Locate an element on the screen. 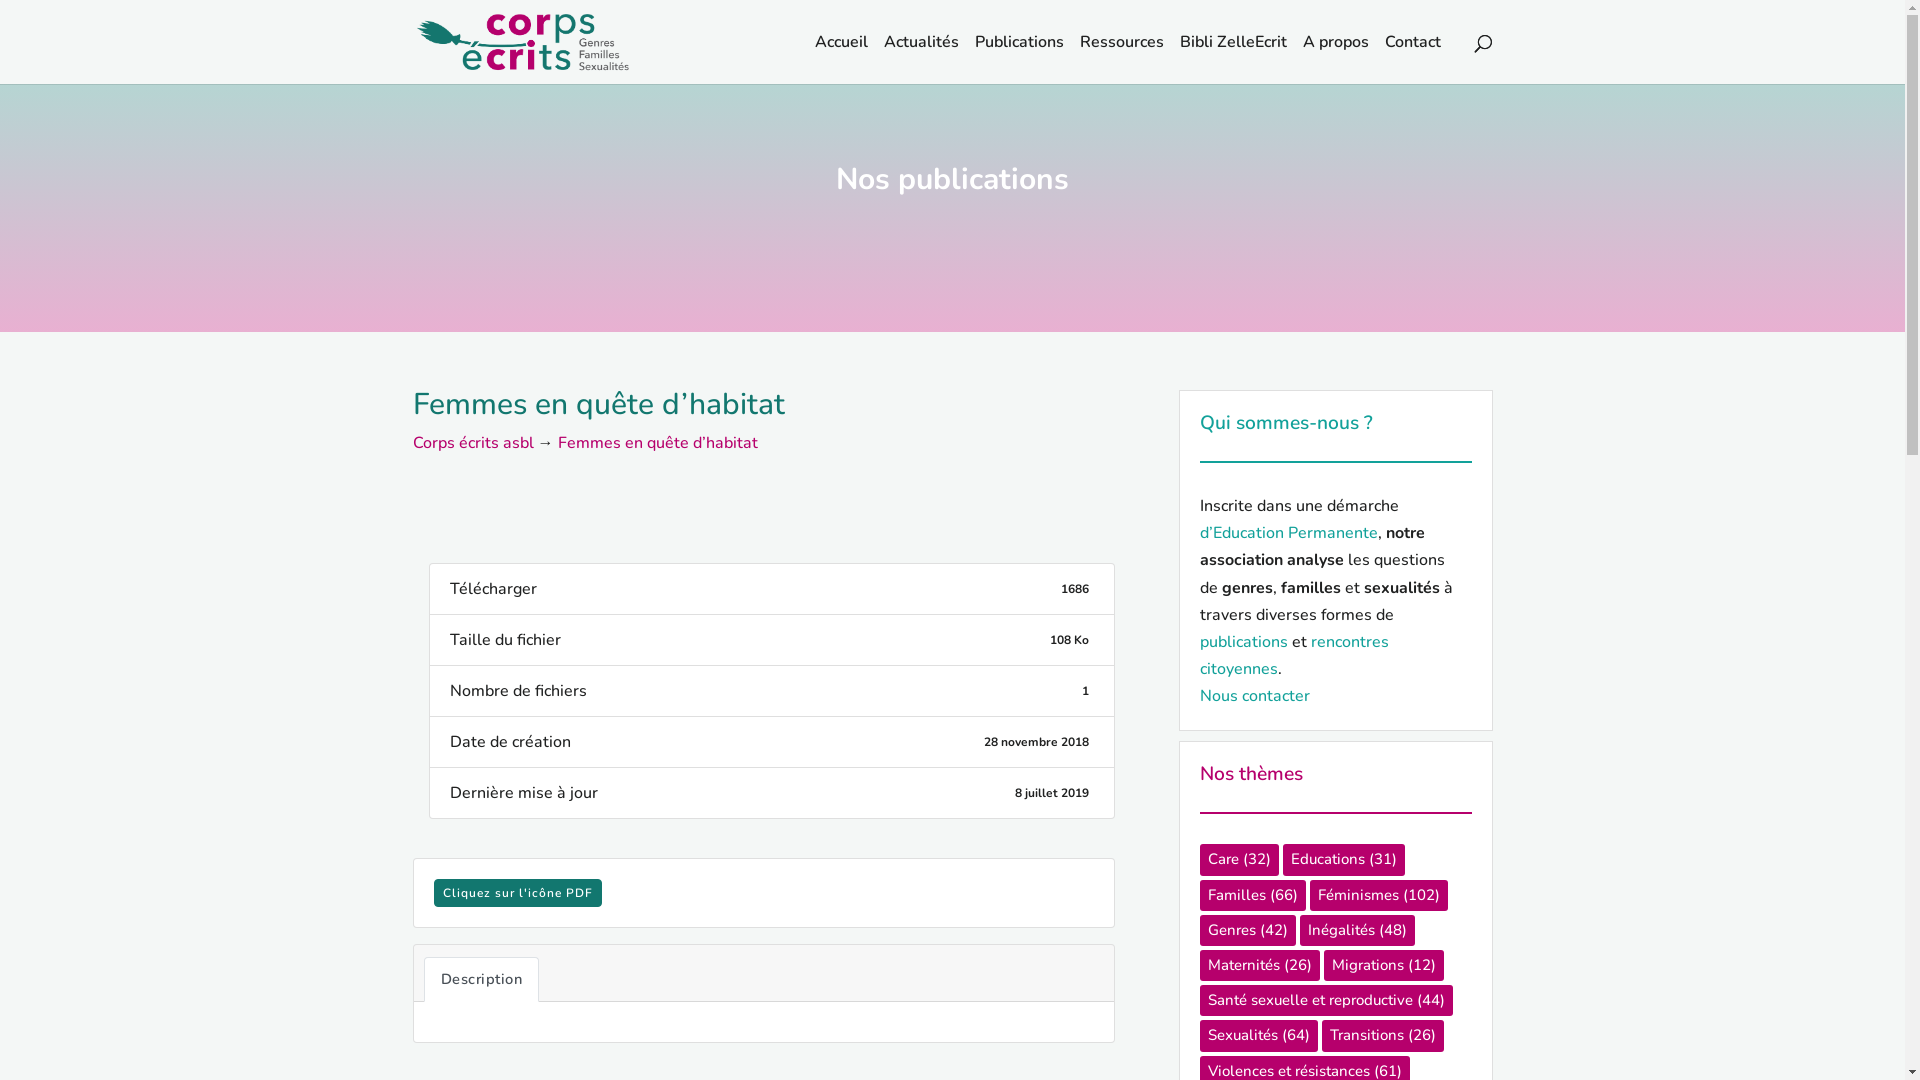 This screenshot has width=1920, height=1080. 'A propos' is located at coordinates (1334, 58).